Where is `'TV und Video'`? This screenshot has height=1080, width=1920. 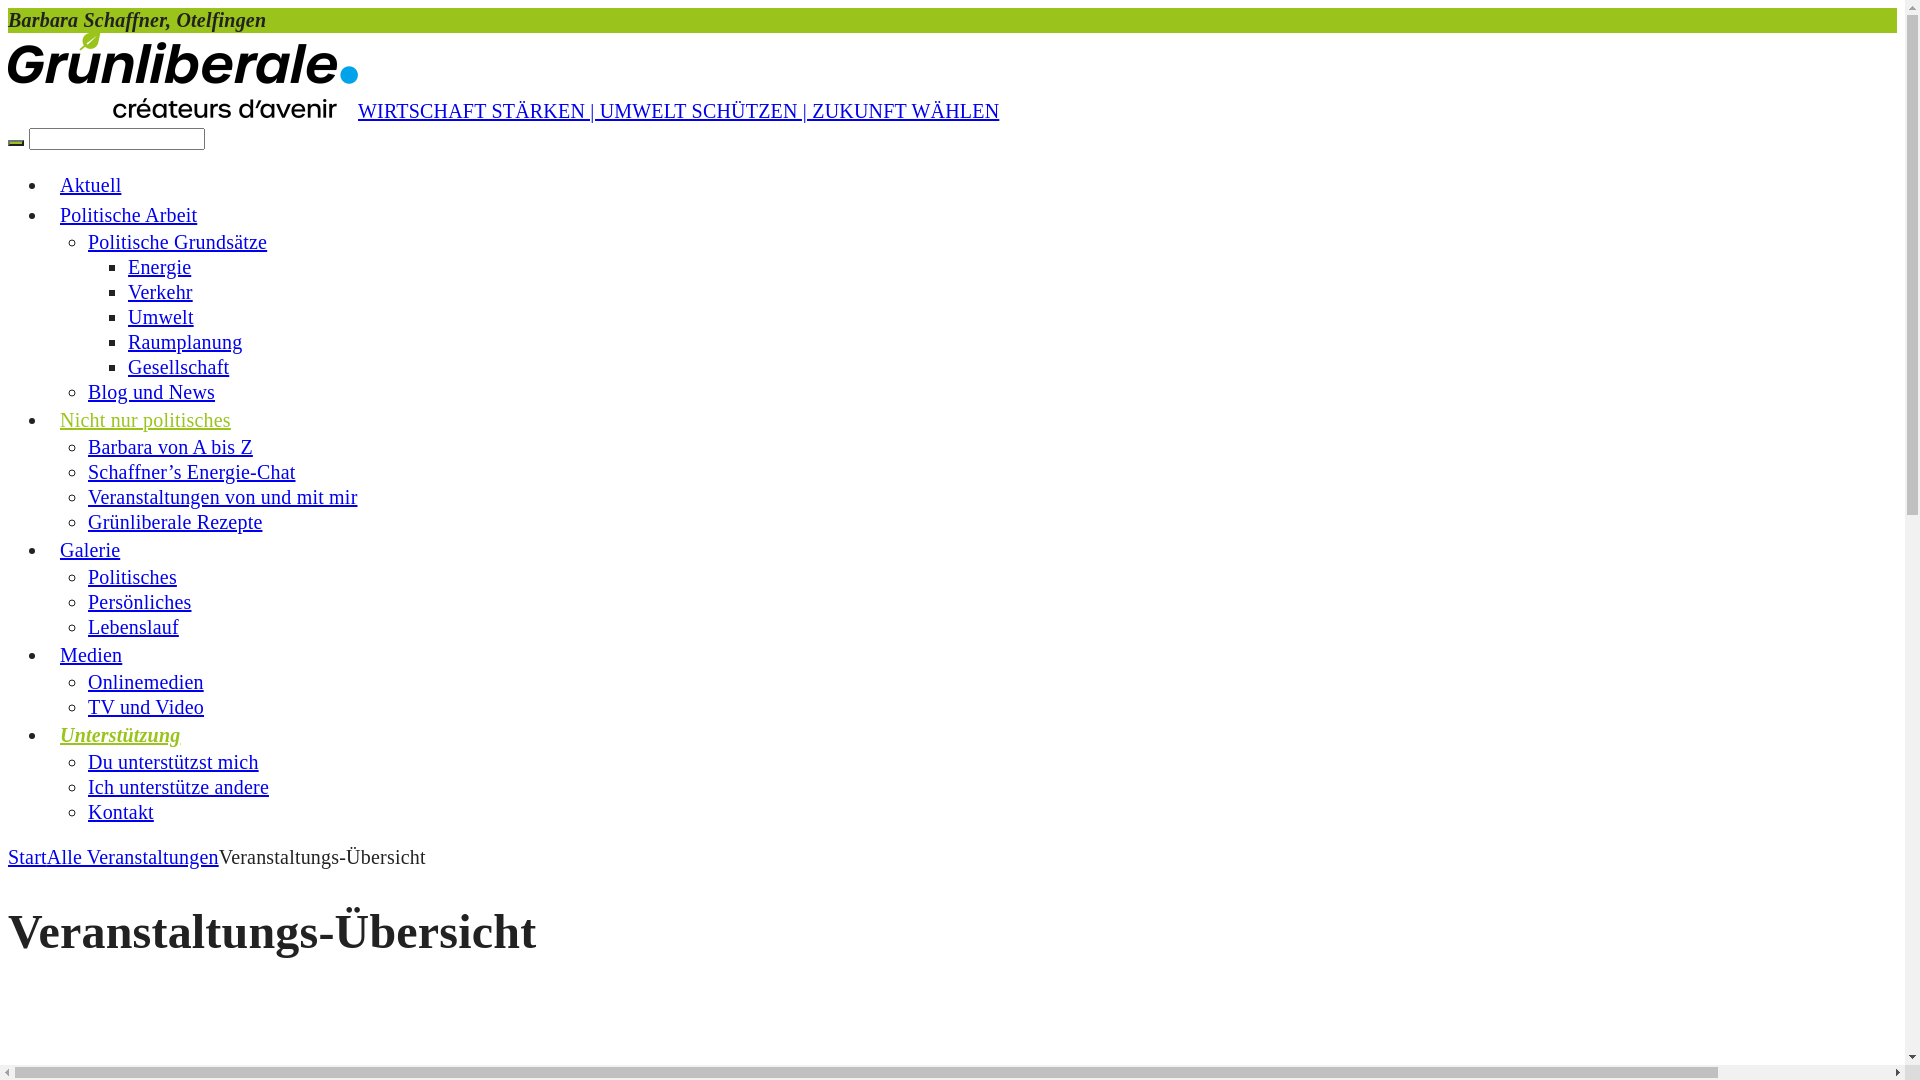 'TV und Video' is located at coordinates (144, 705).